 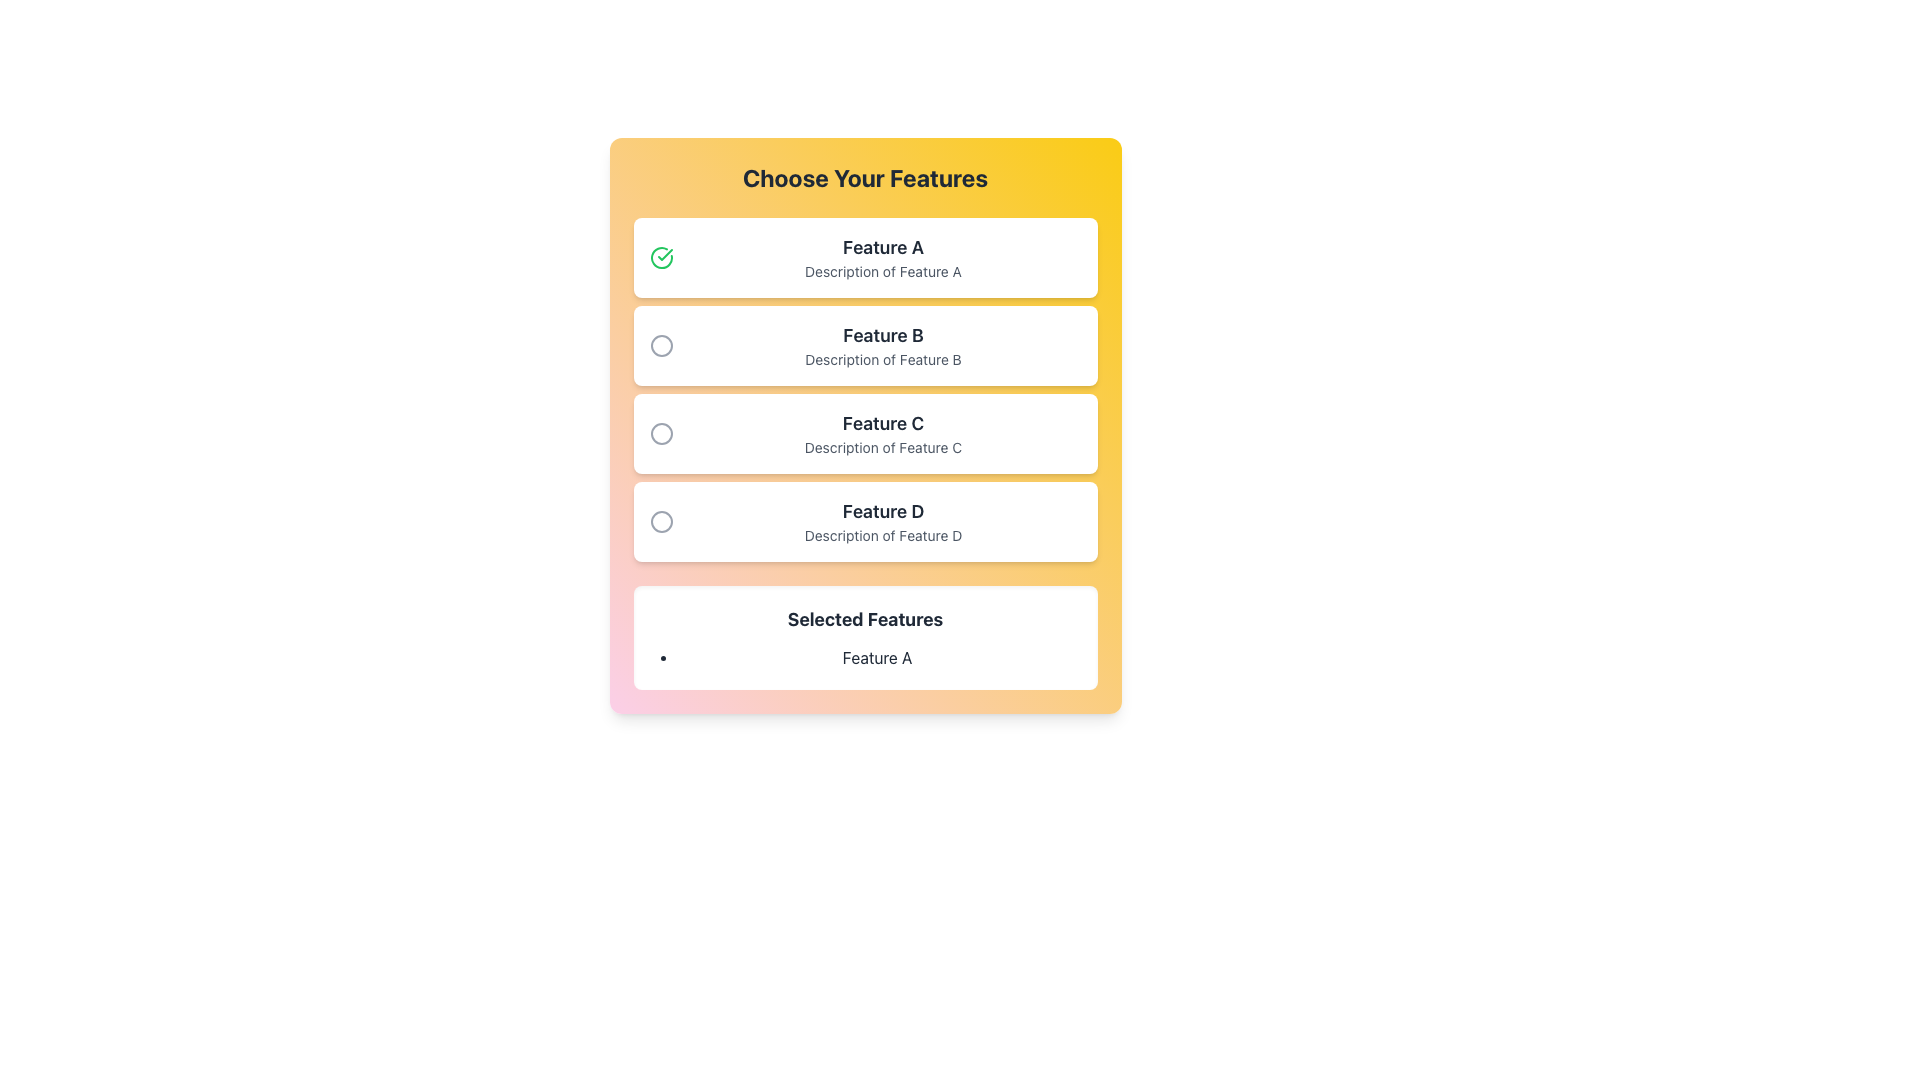 I want to click on the outer circle of the checkmark icon indicating selection status for 'Feature A', so click(x=661, y=257).